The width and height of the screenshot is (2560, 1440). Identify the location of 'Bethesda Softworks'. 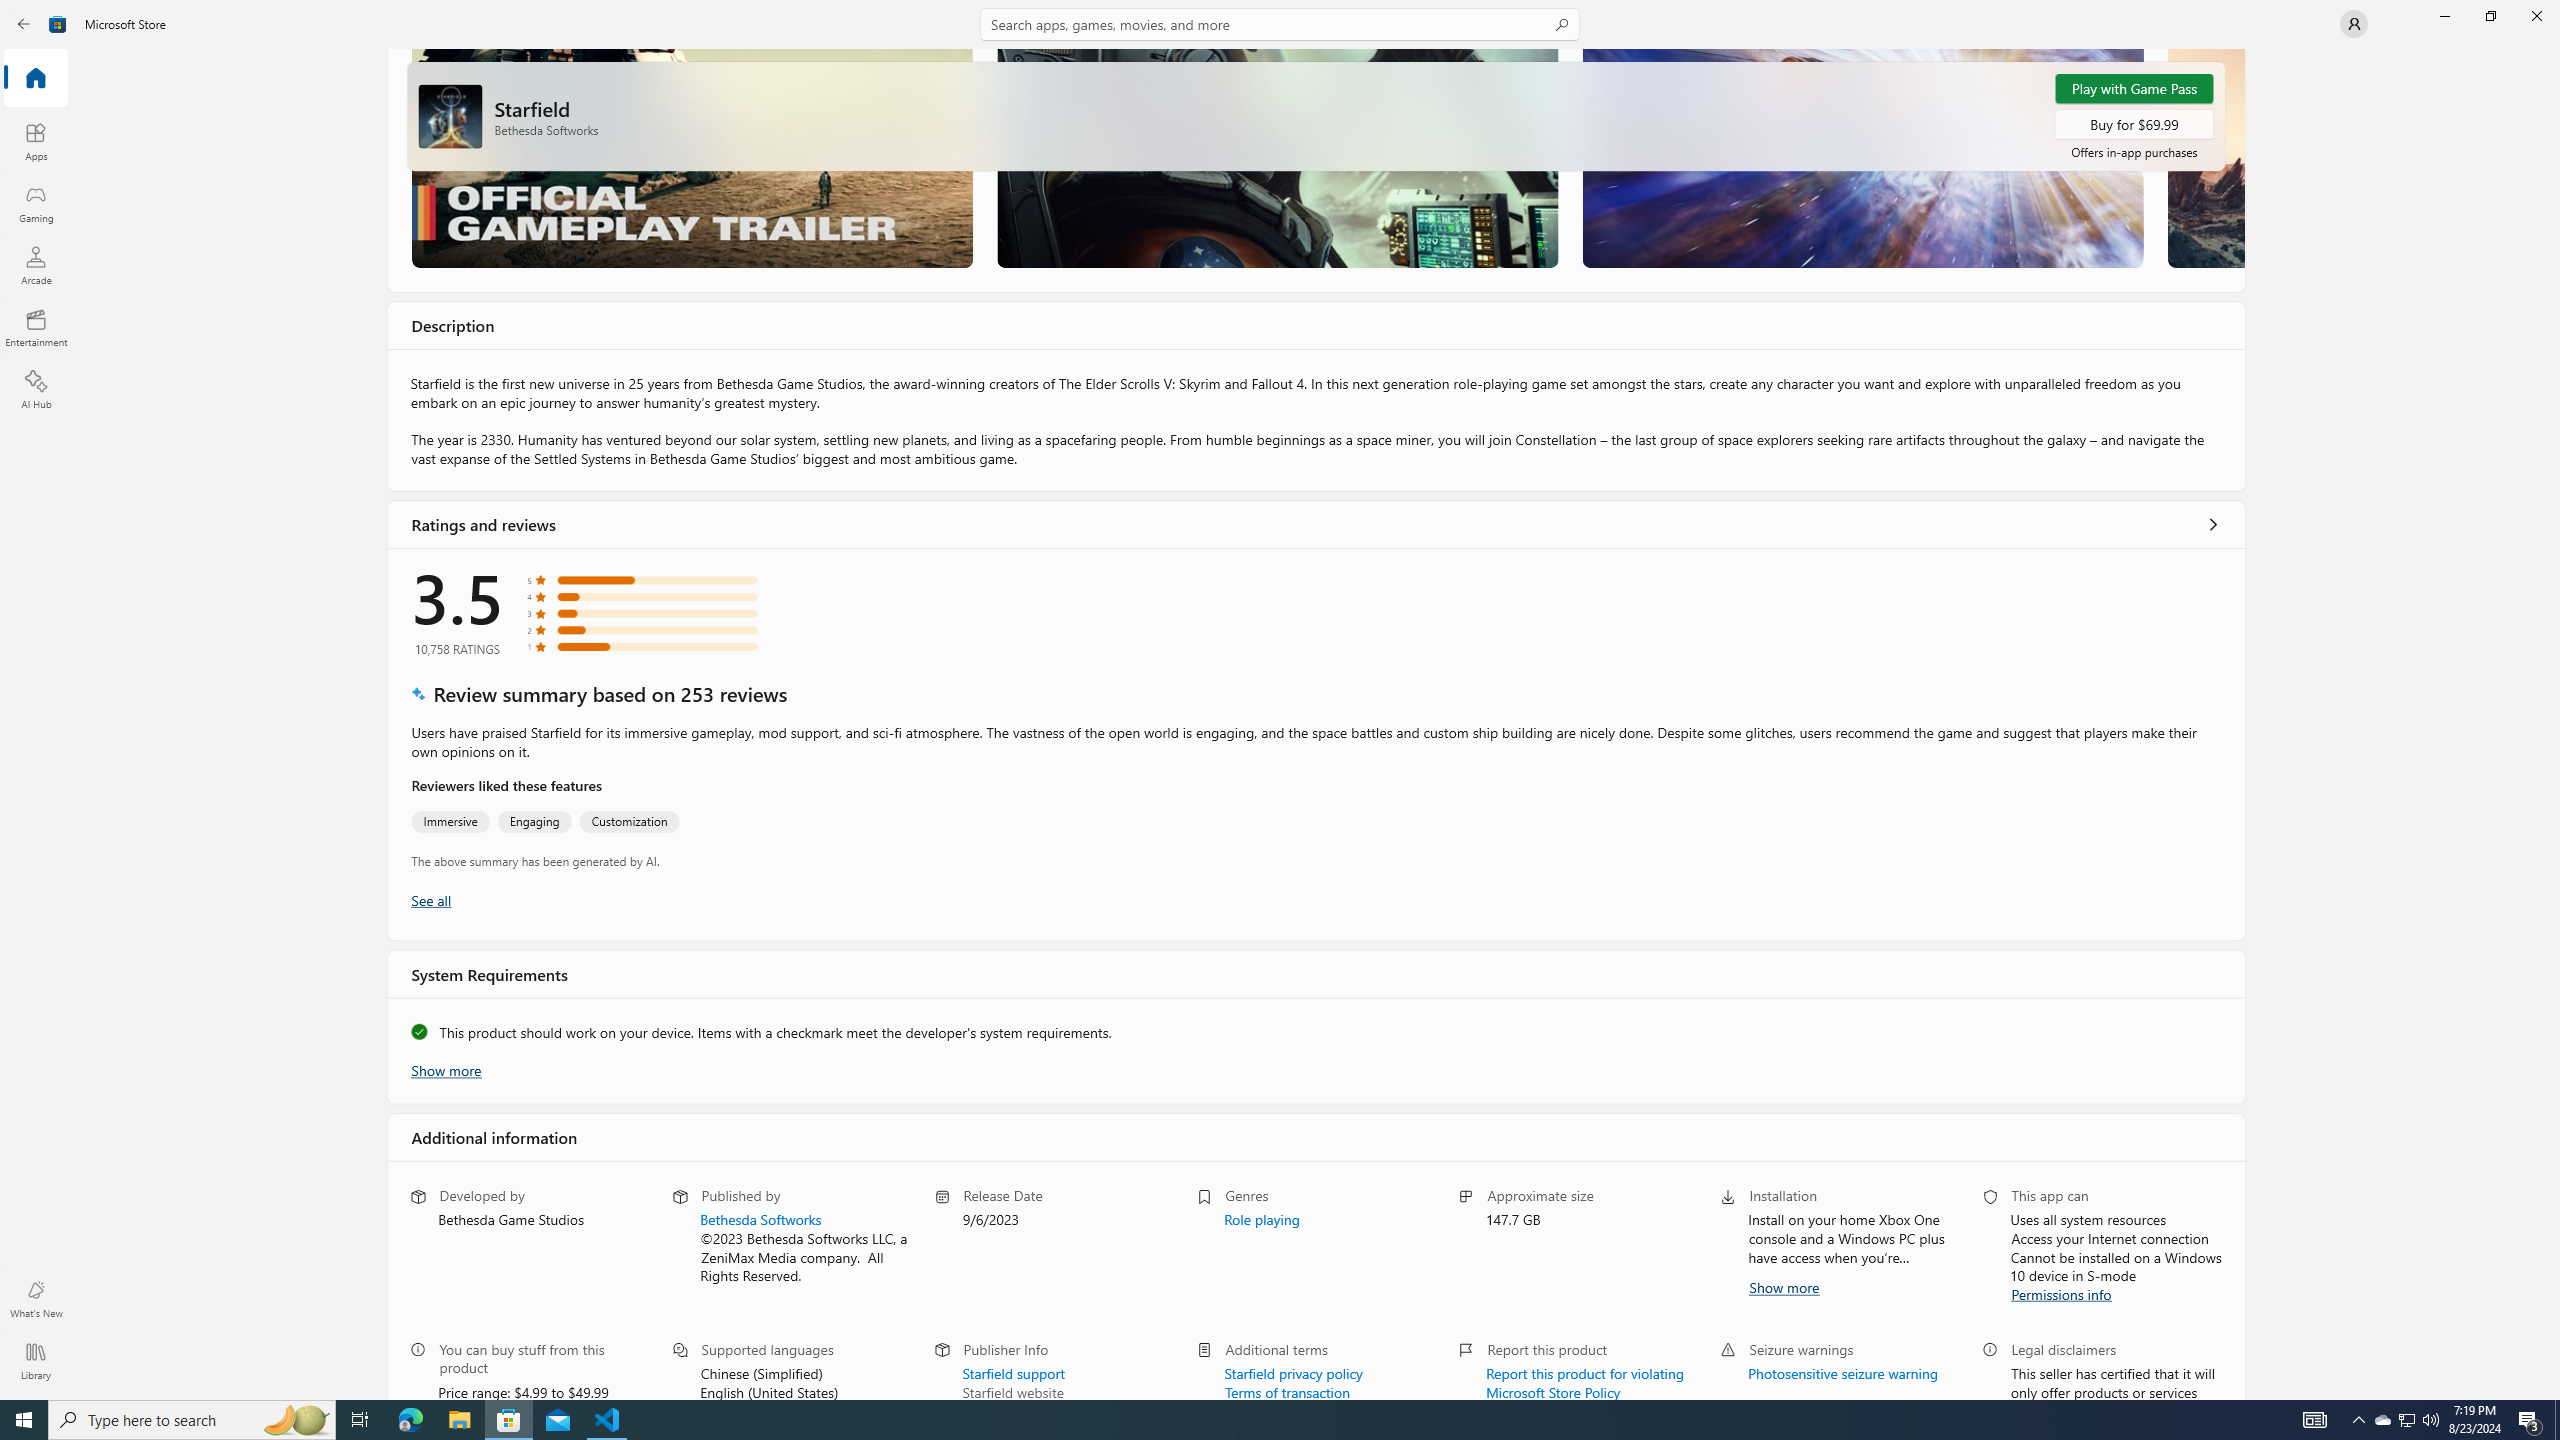
(759, 1217).